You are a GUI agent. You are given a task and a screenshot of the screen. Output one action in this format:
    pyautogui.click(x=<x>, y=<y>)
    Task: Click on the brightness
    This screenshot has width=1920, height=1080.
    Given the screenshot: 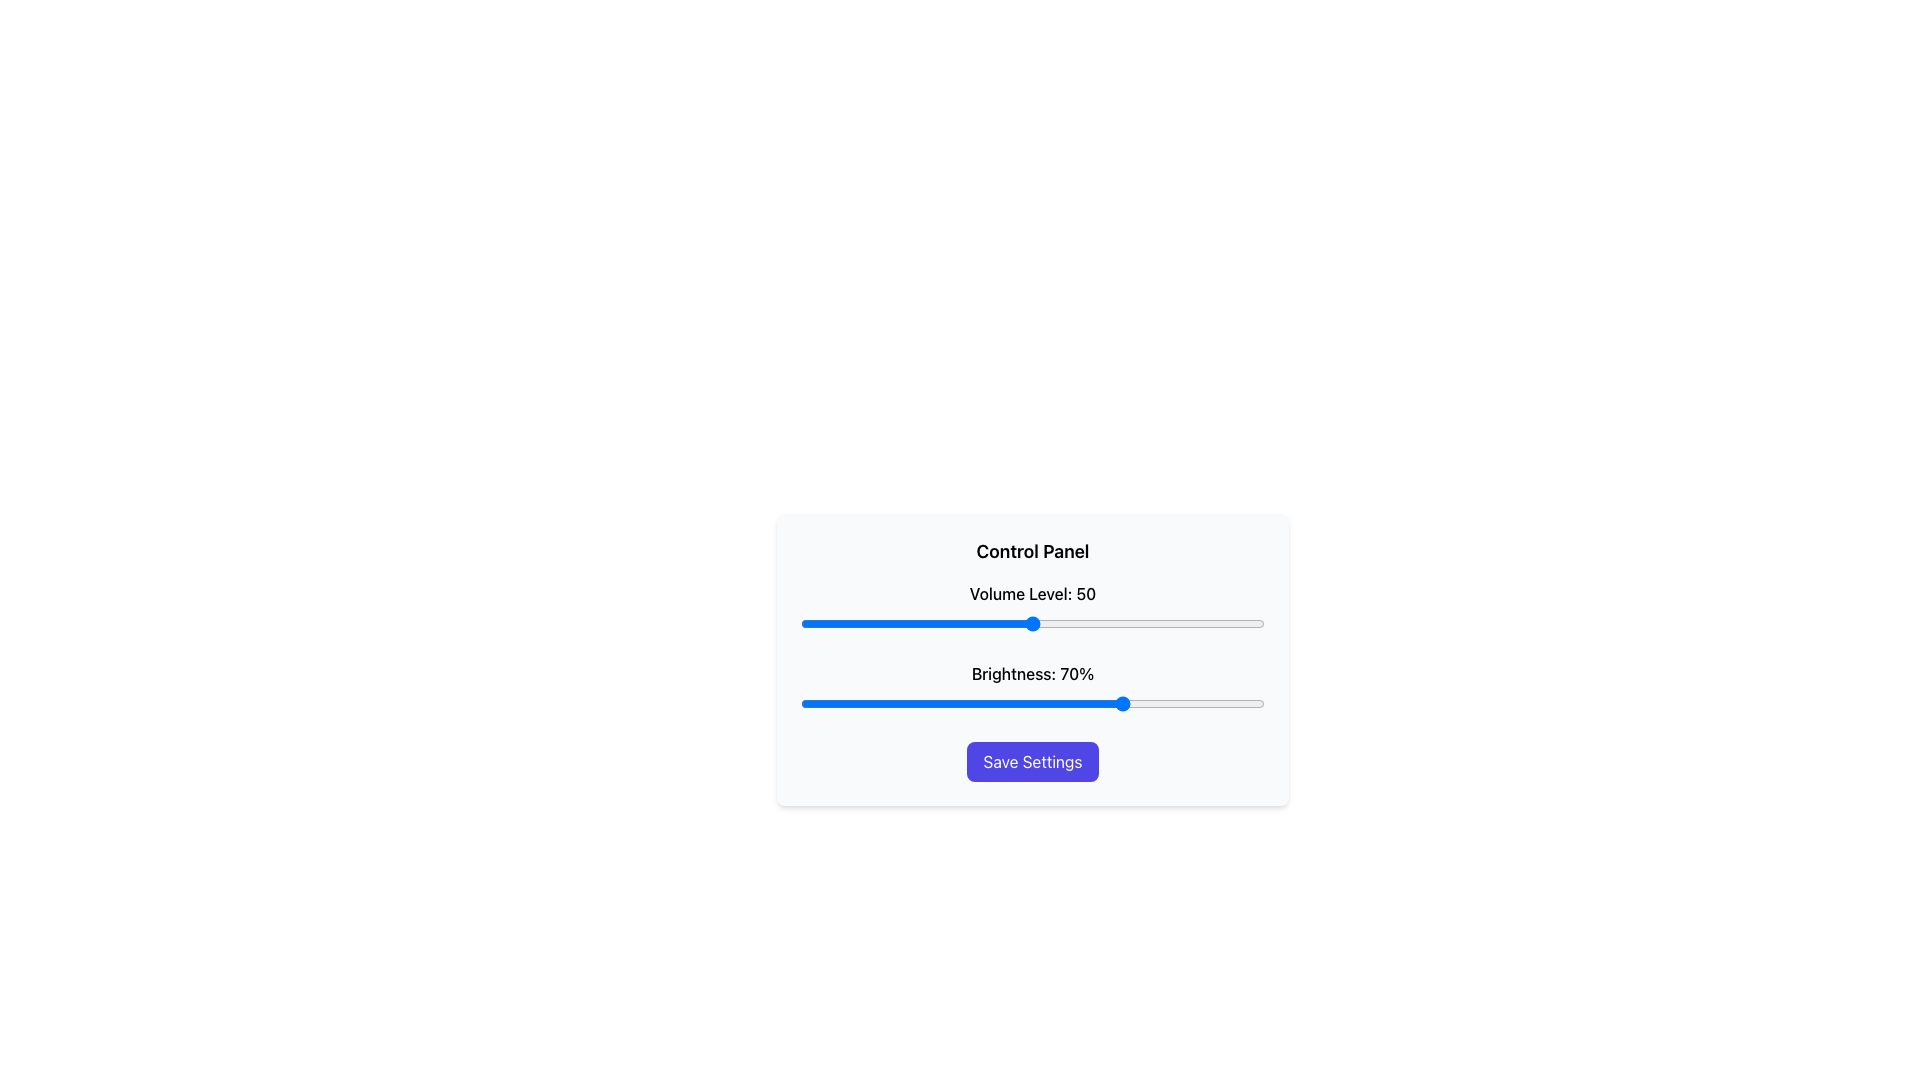 What is the action you would take?
    pyautogui.click(x=1014, y=703)
    